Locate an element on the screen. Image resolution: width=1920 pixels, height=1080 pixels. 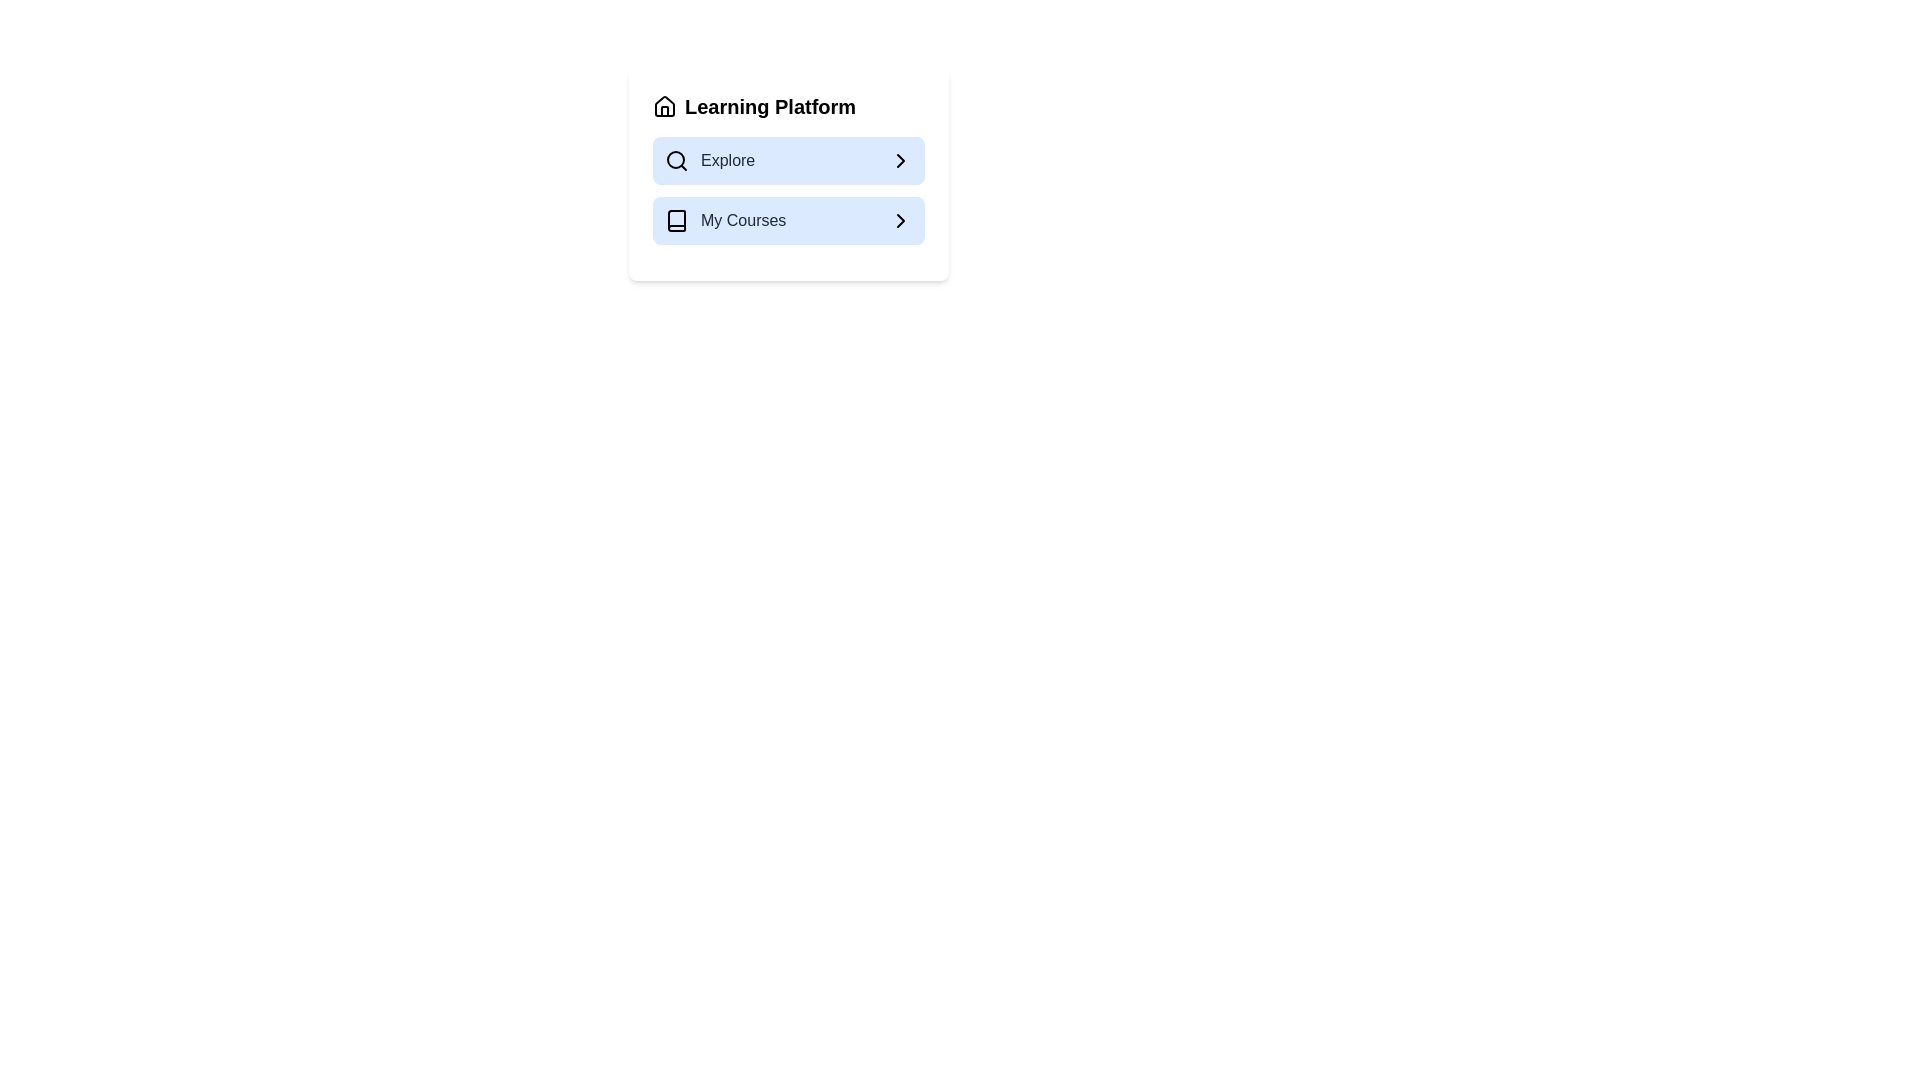
the clickable text element positioned to the right of the magnifying glass icon for navigation is located at coordinates (727, 160).